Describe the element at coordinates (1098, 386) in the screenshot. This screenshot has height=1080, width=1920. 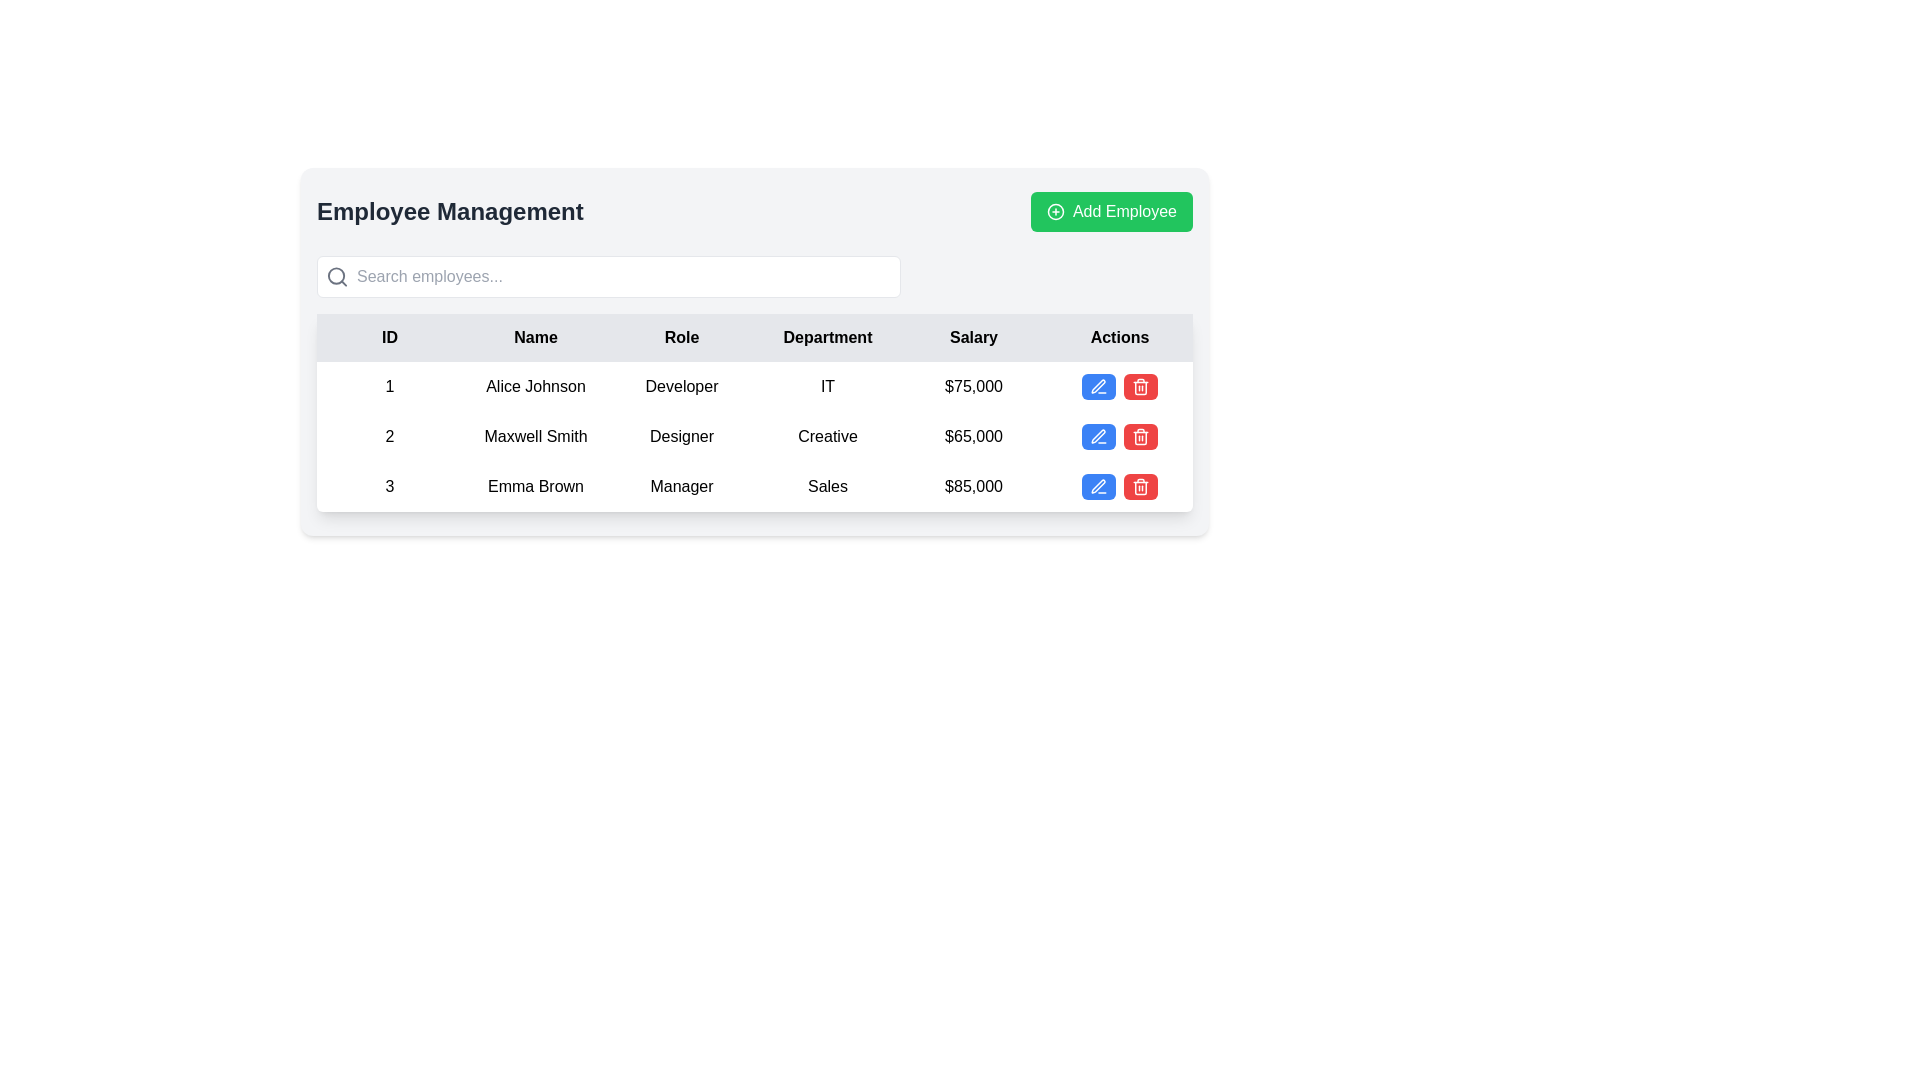
I see `the first blue button in the 'Actions' column associated with 'Alice Johnson' to initiate editing` at that location.